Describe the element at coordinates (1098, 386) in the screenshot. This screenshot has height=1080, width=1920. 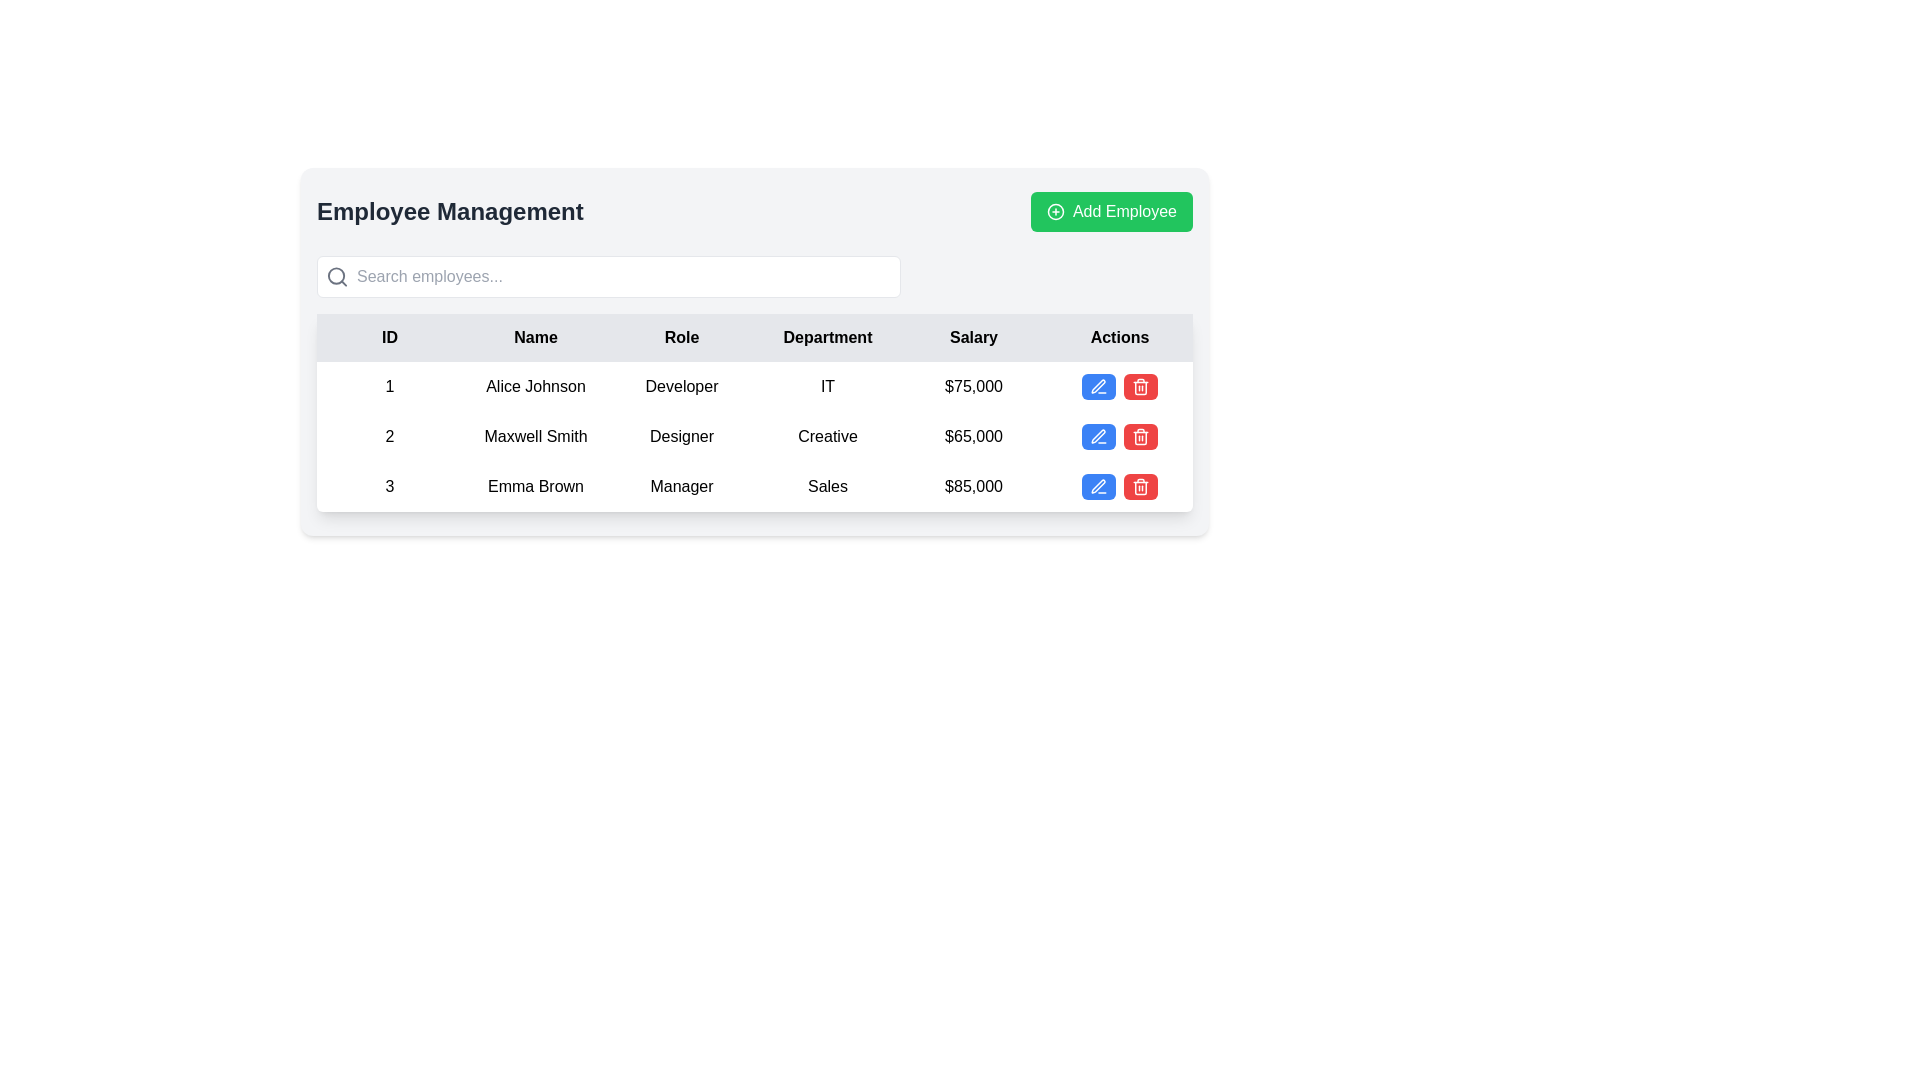
I see `the first blue button in the 'Actions' column associated with 'Alice Johnson' to initiate editing` at that location.